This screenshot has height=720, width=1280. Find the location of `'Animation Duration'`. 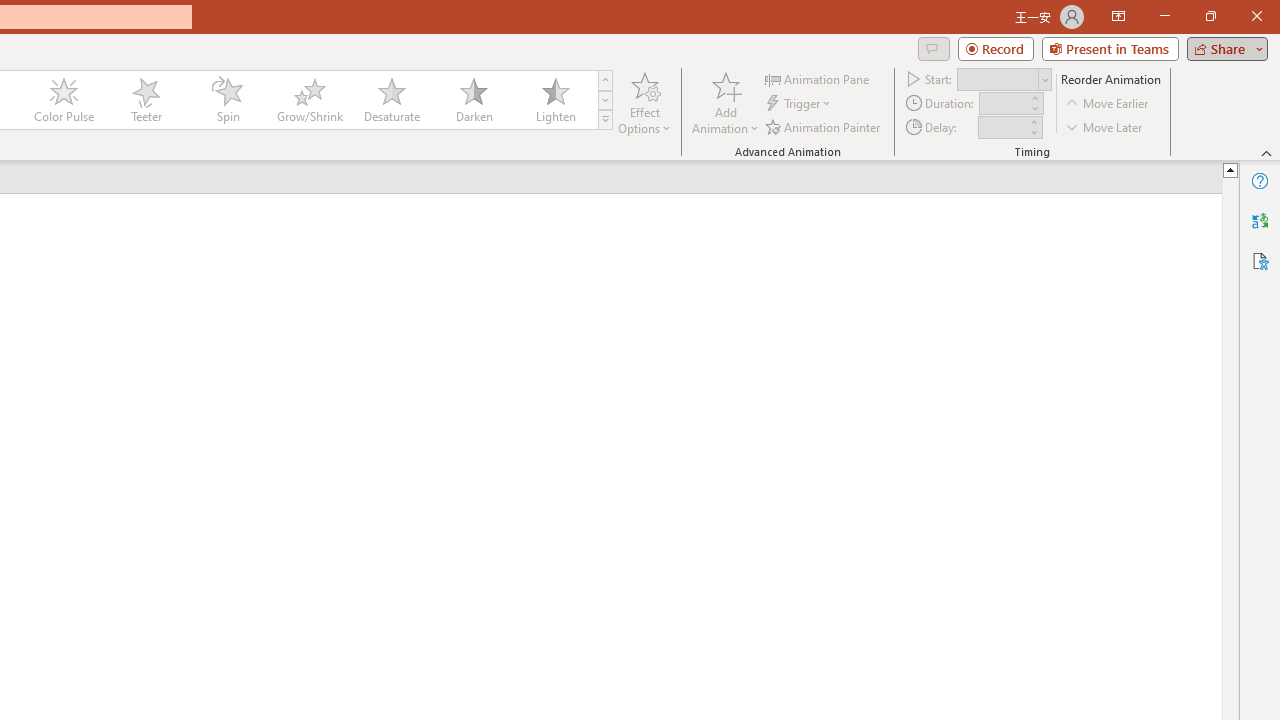

'Animation Duration' is located at coordinates (1003, 103).